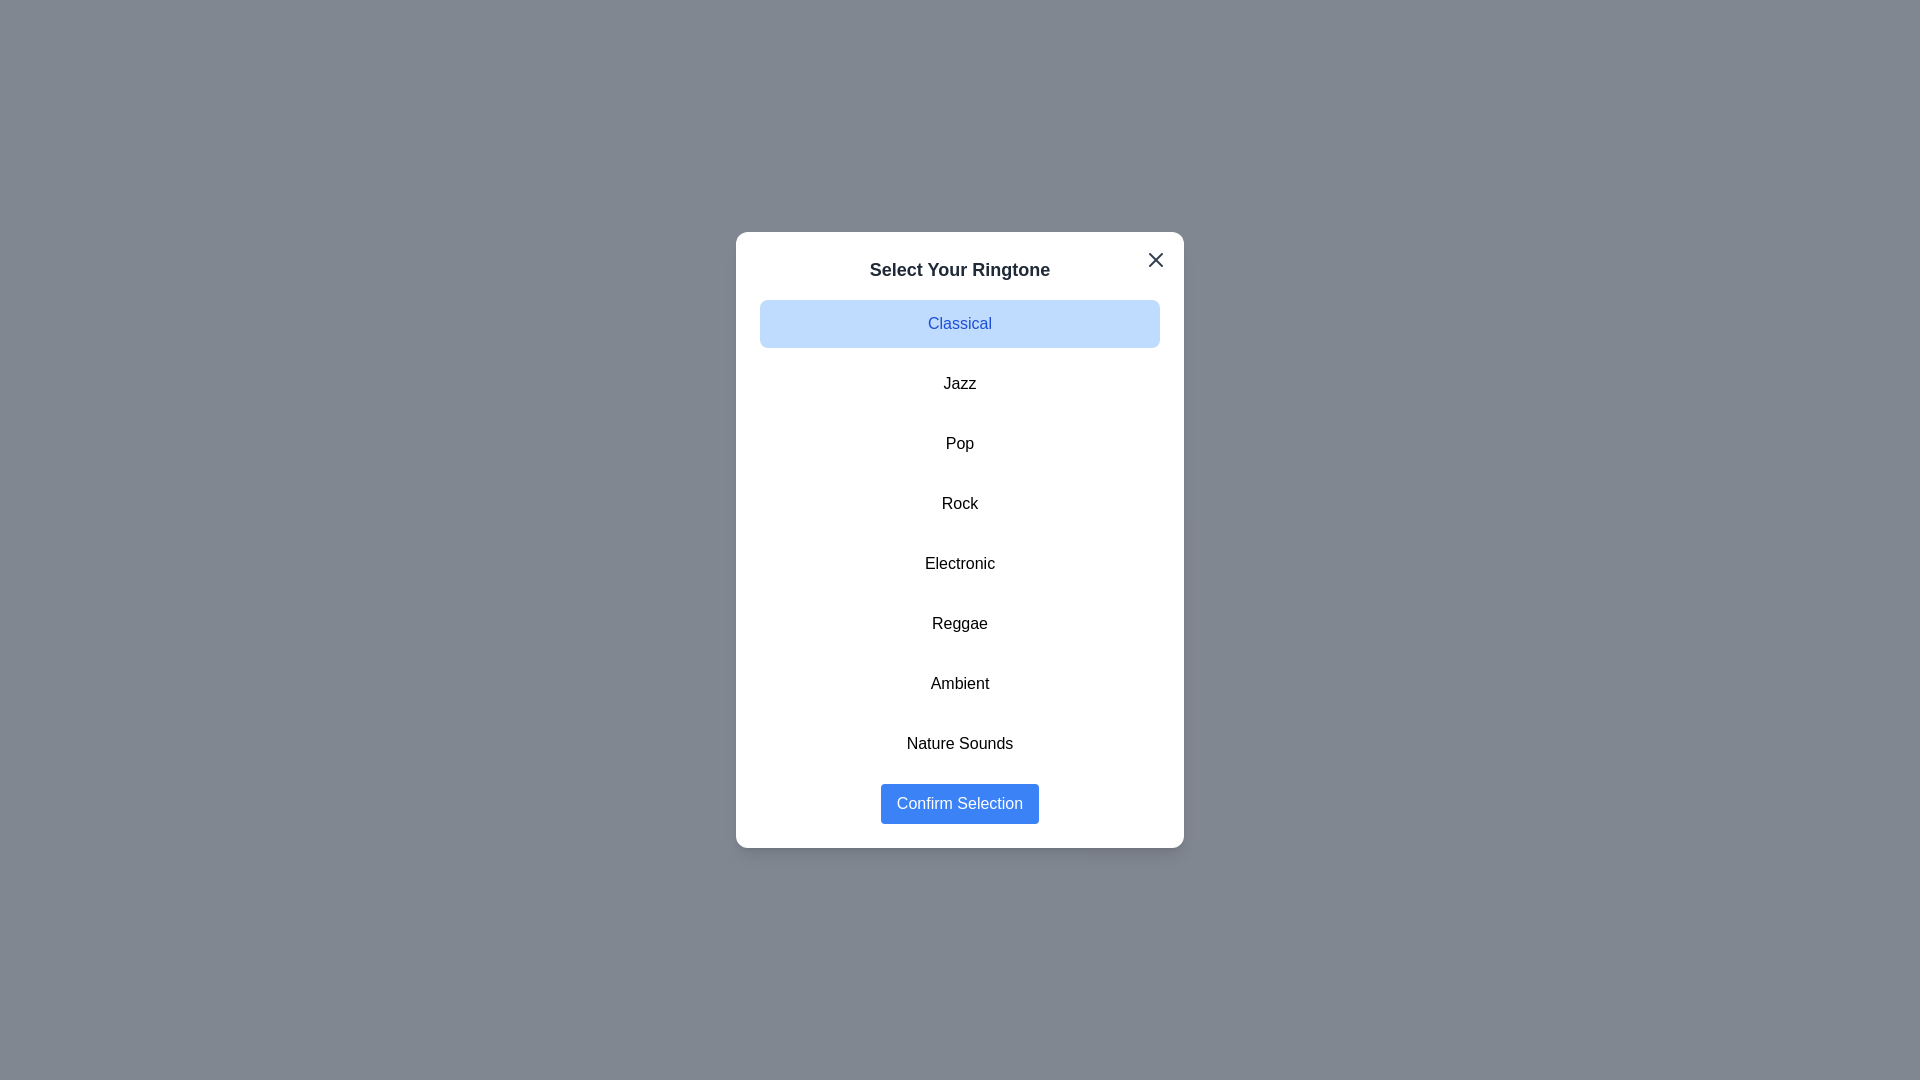  Describe the element at coordinates (960, 384) in the screenshot. I see `the ringtone Jazz from the list` at that location.